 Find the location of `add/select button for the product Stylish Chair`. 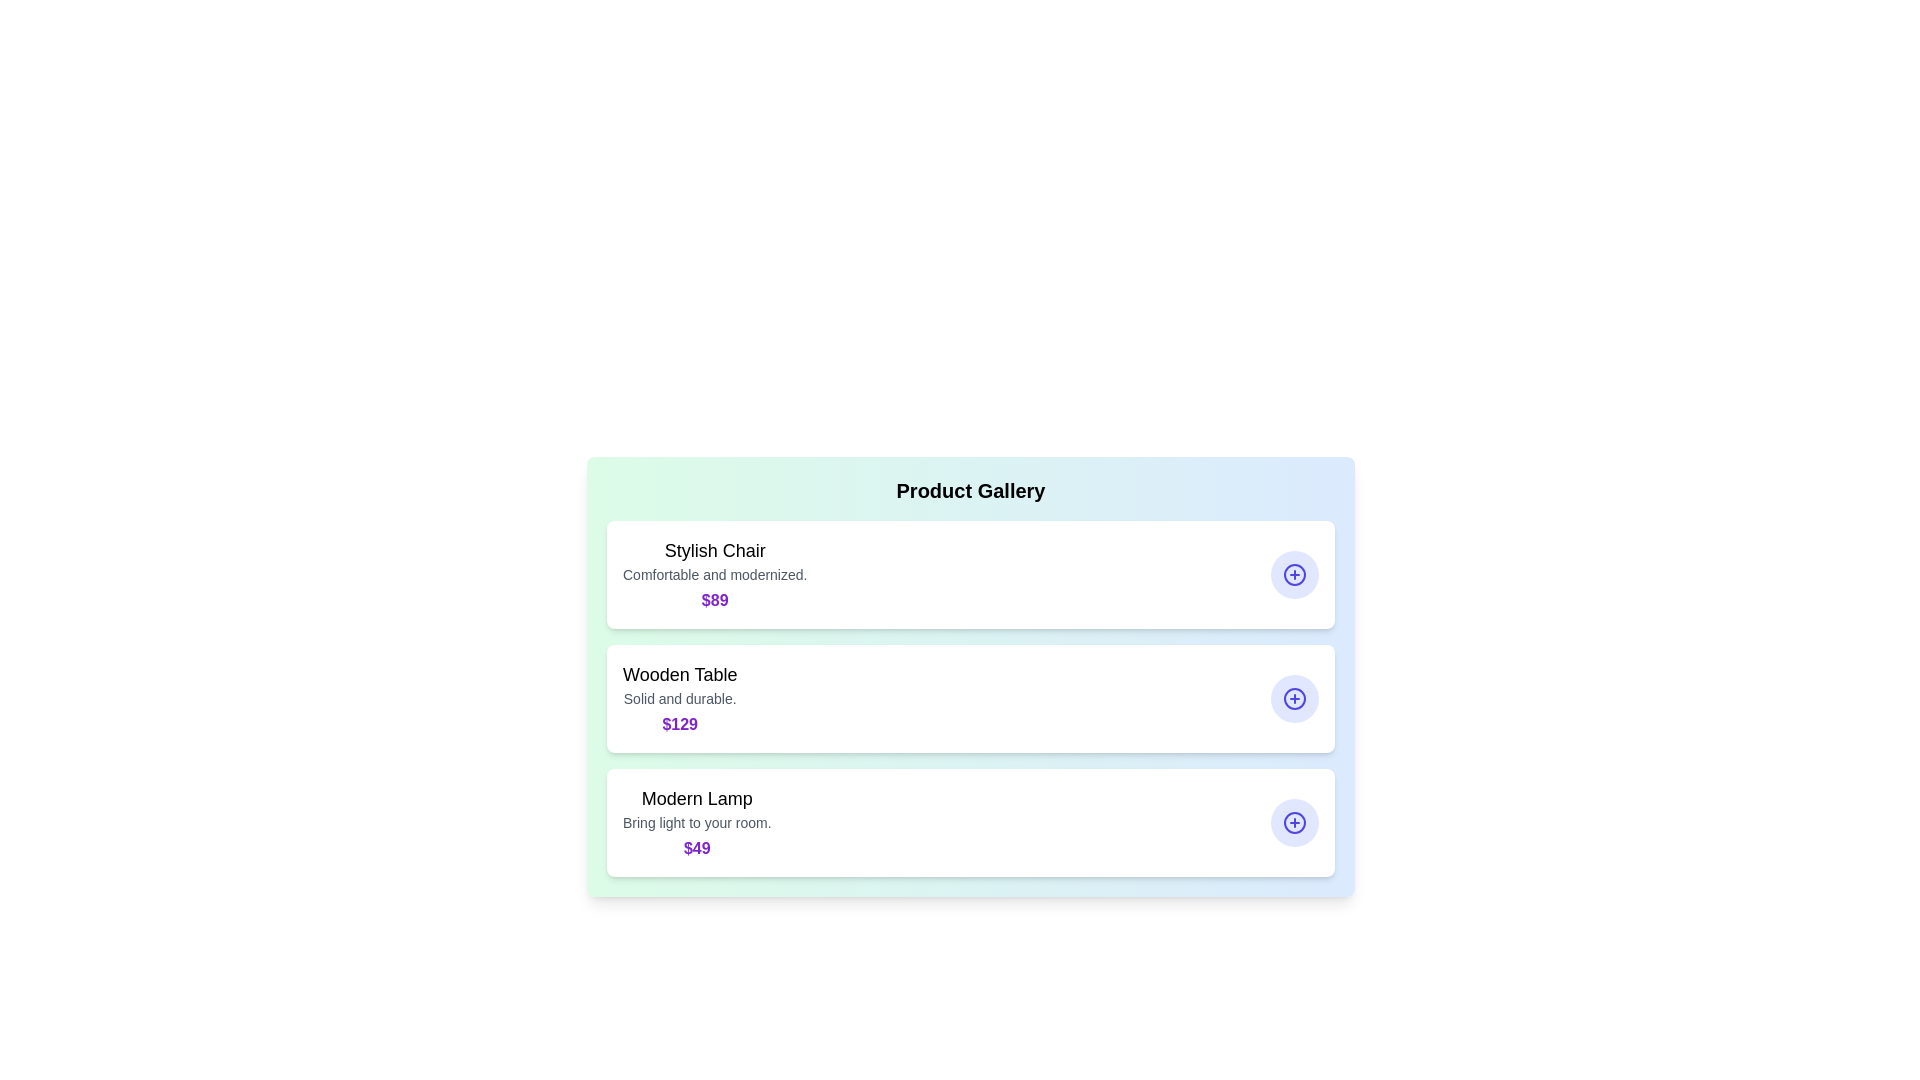

add/select button for the product Stylish Chair is located at coordinates (1295, 574).